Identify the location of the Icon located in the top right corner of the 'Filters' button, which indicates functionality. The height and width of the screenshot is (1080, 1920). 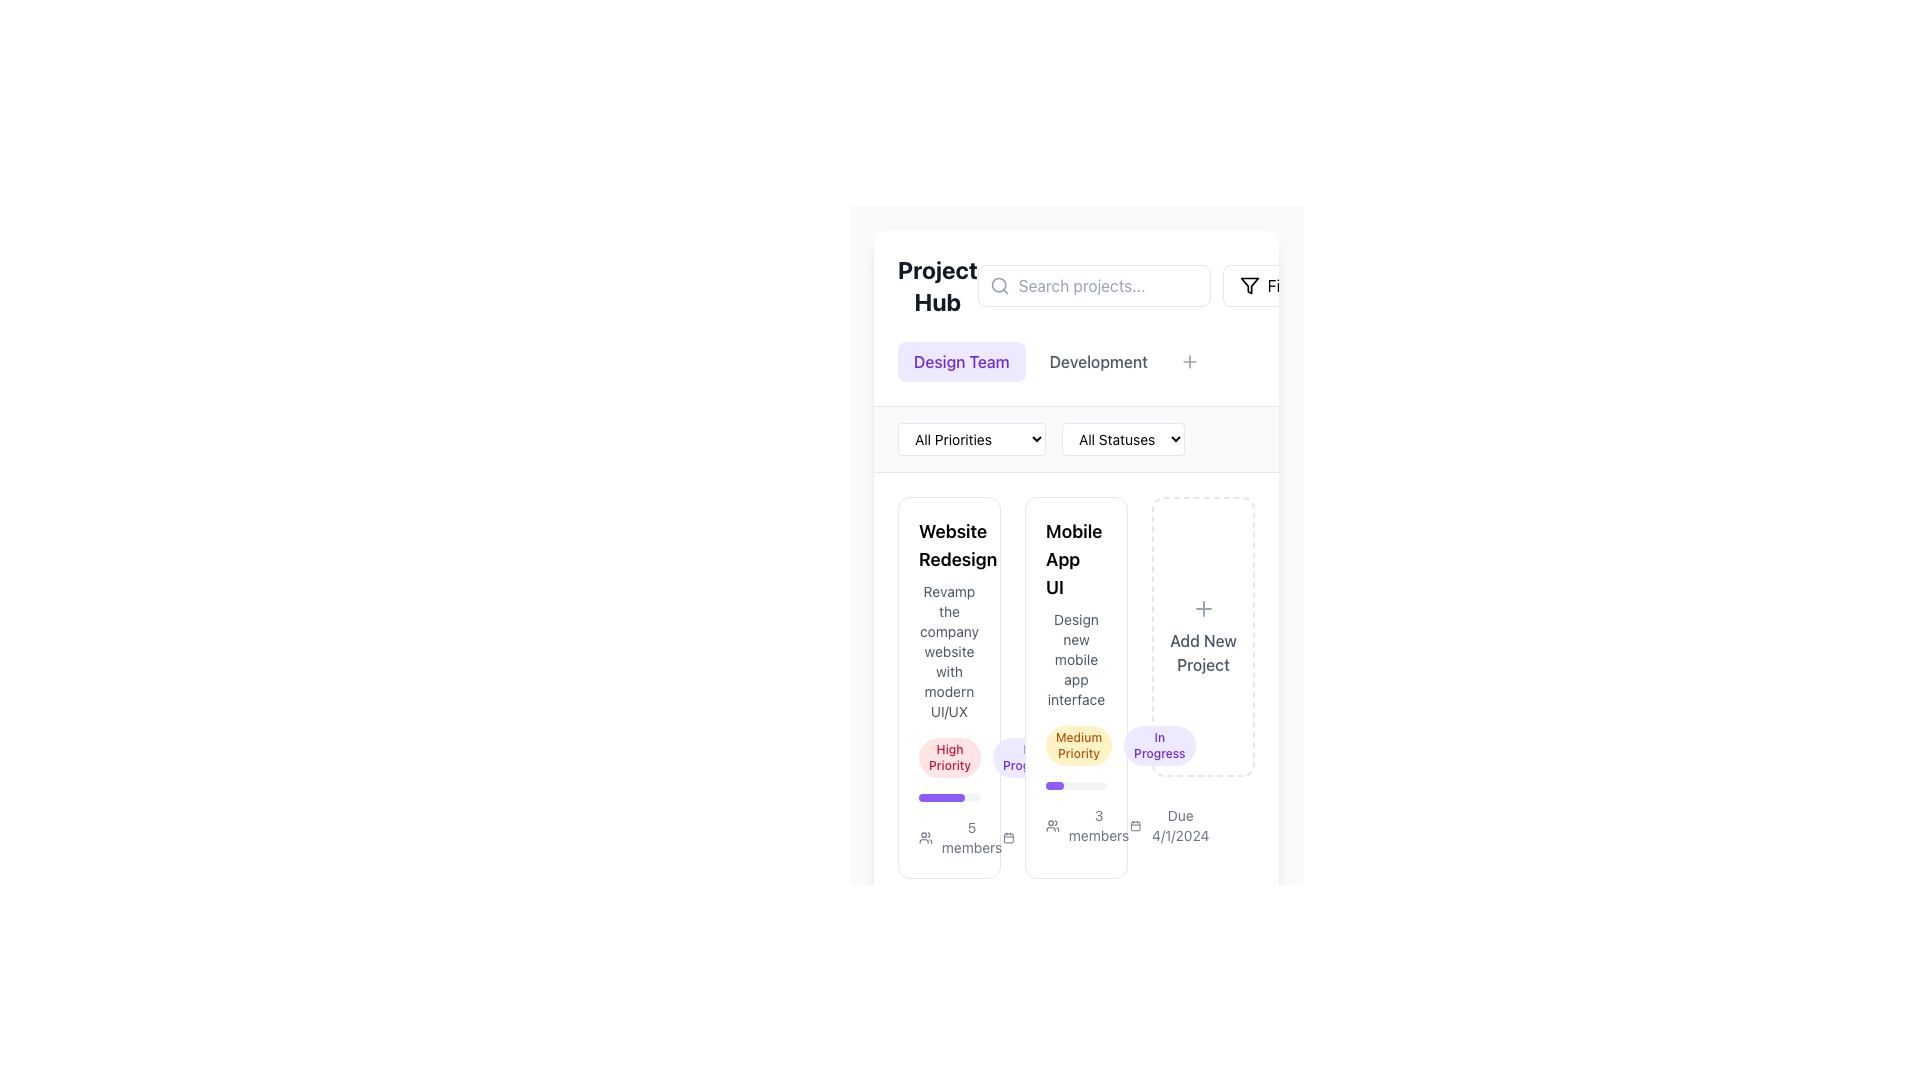
(1248, 285).